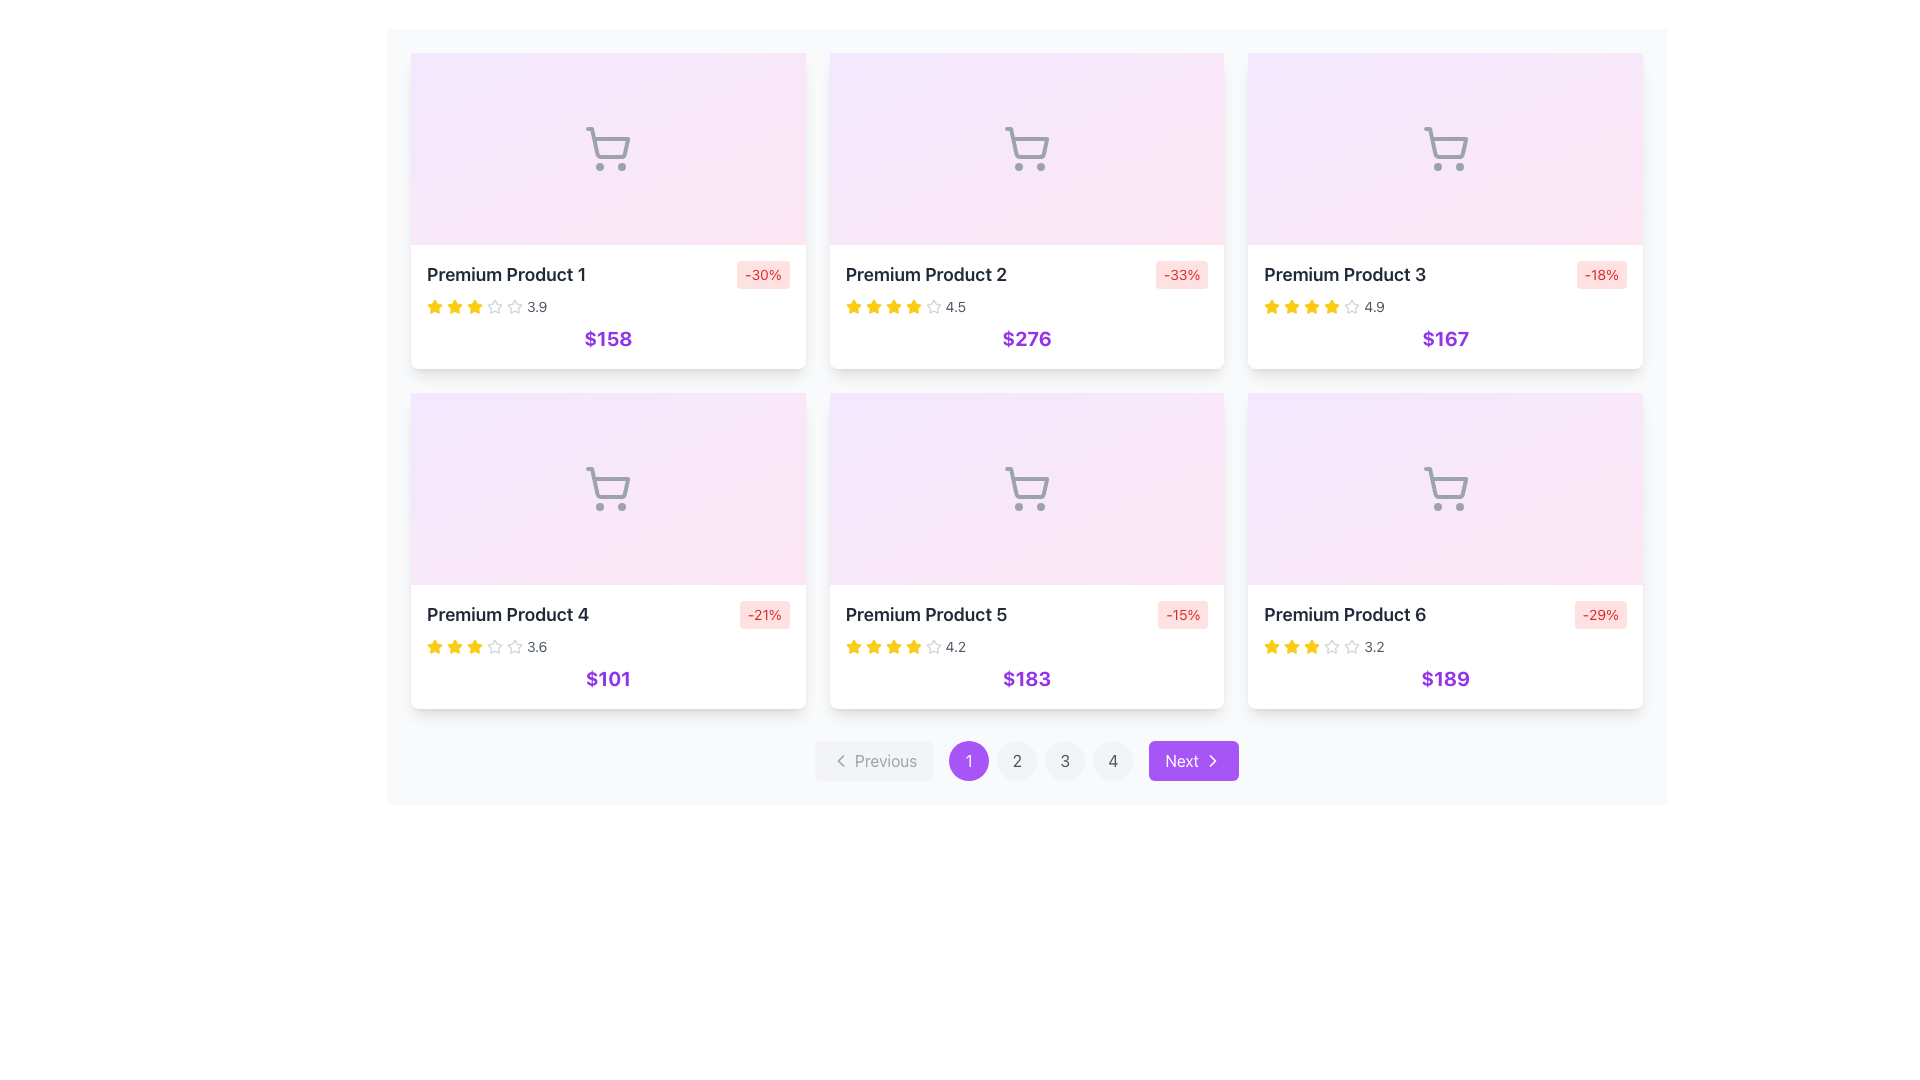  I want to click on the first rating star icon for 'Premium Product 6', which visually represents the first level in the star rating system, located in the lower section of the product card, so click(1312, 646).